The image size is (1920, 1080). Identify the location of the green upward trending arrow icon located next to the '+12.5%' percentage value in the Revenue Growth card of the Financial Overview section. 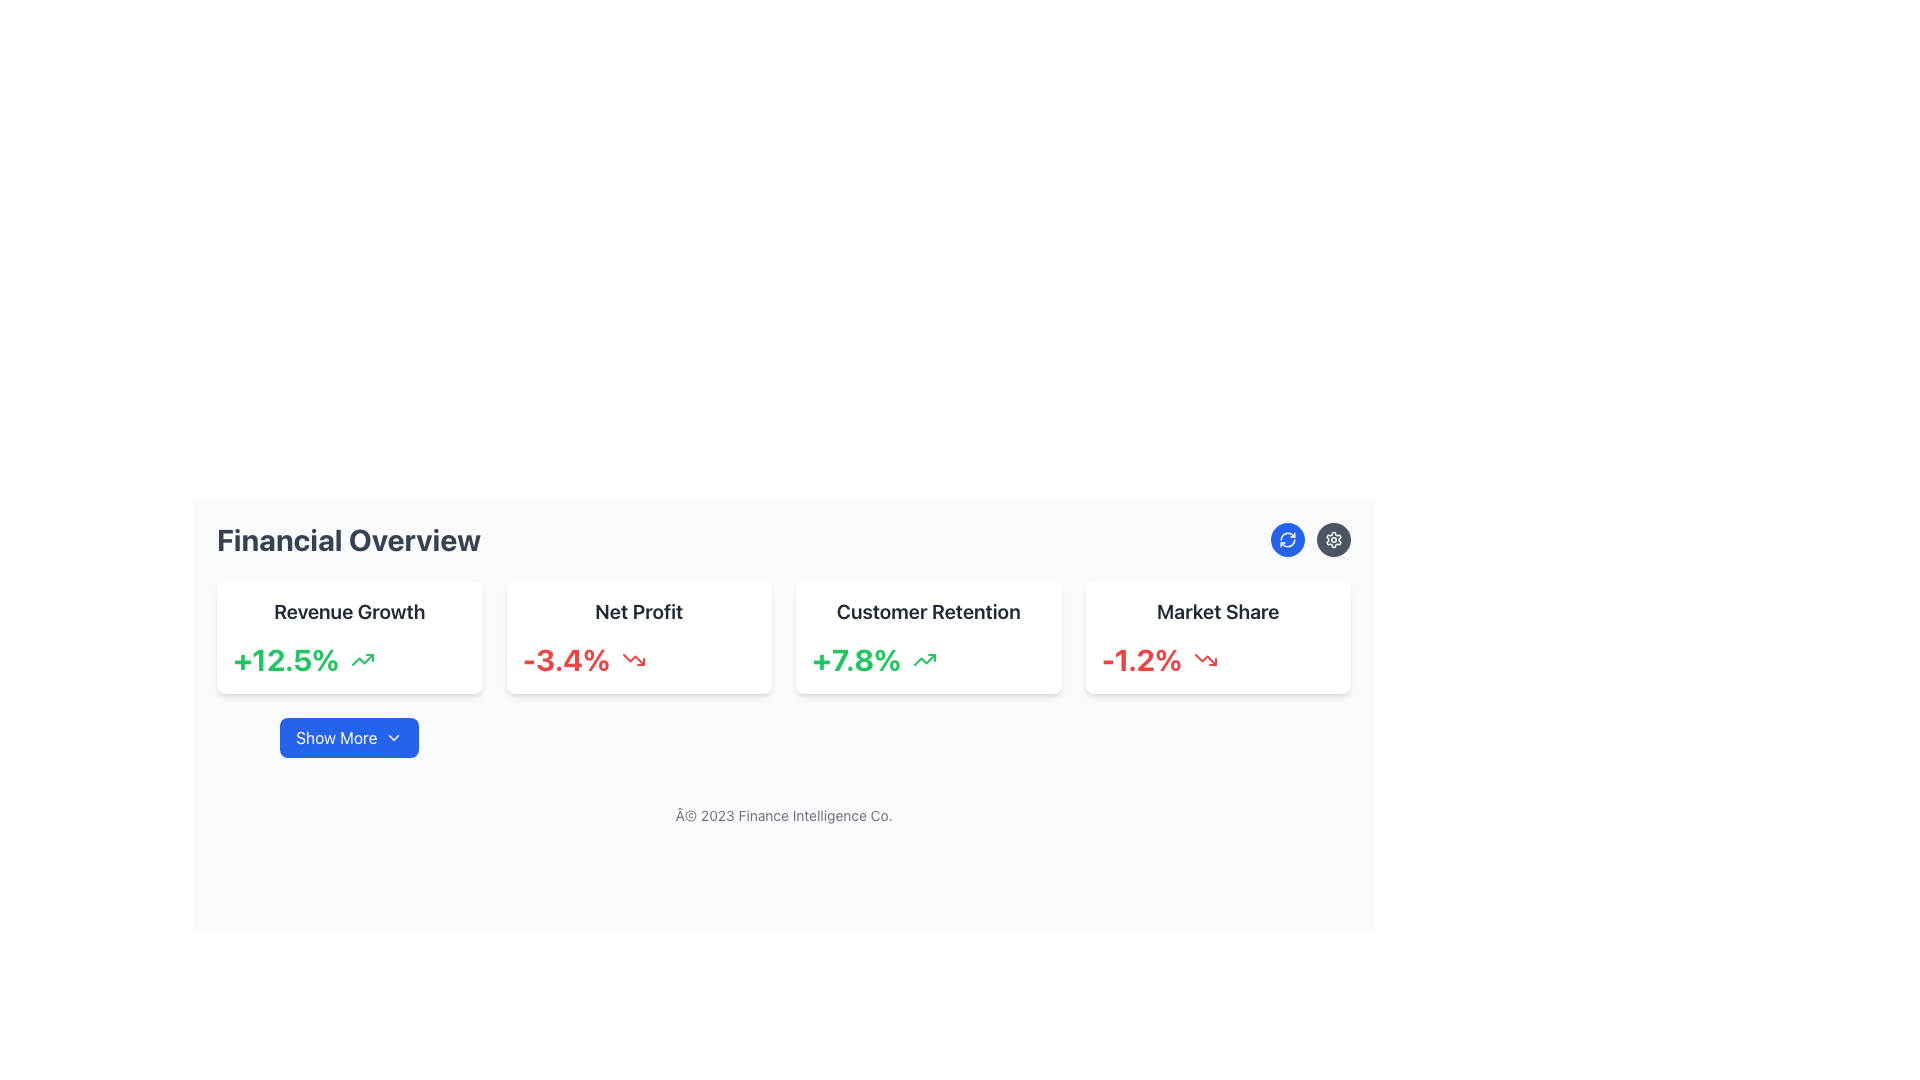
(363, 659).